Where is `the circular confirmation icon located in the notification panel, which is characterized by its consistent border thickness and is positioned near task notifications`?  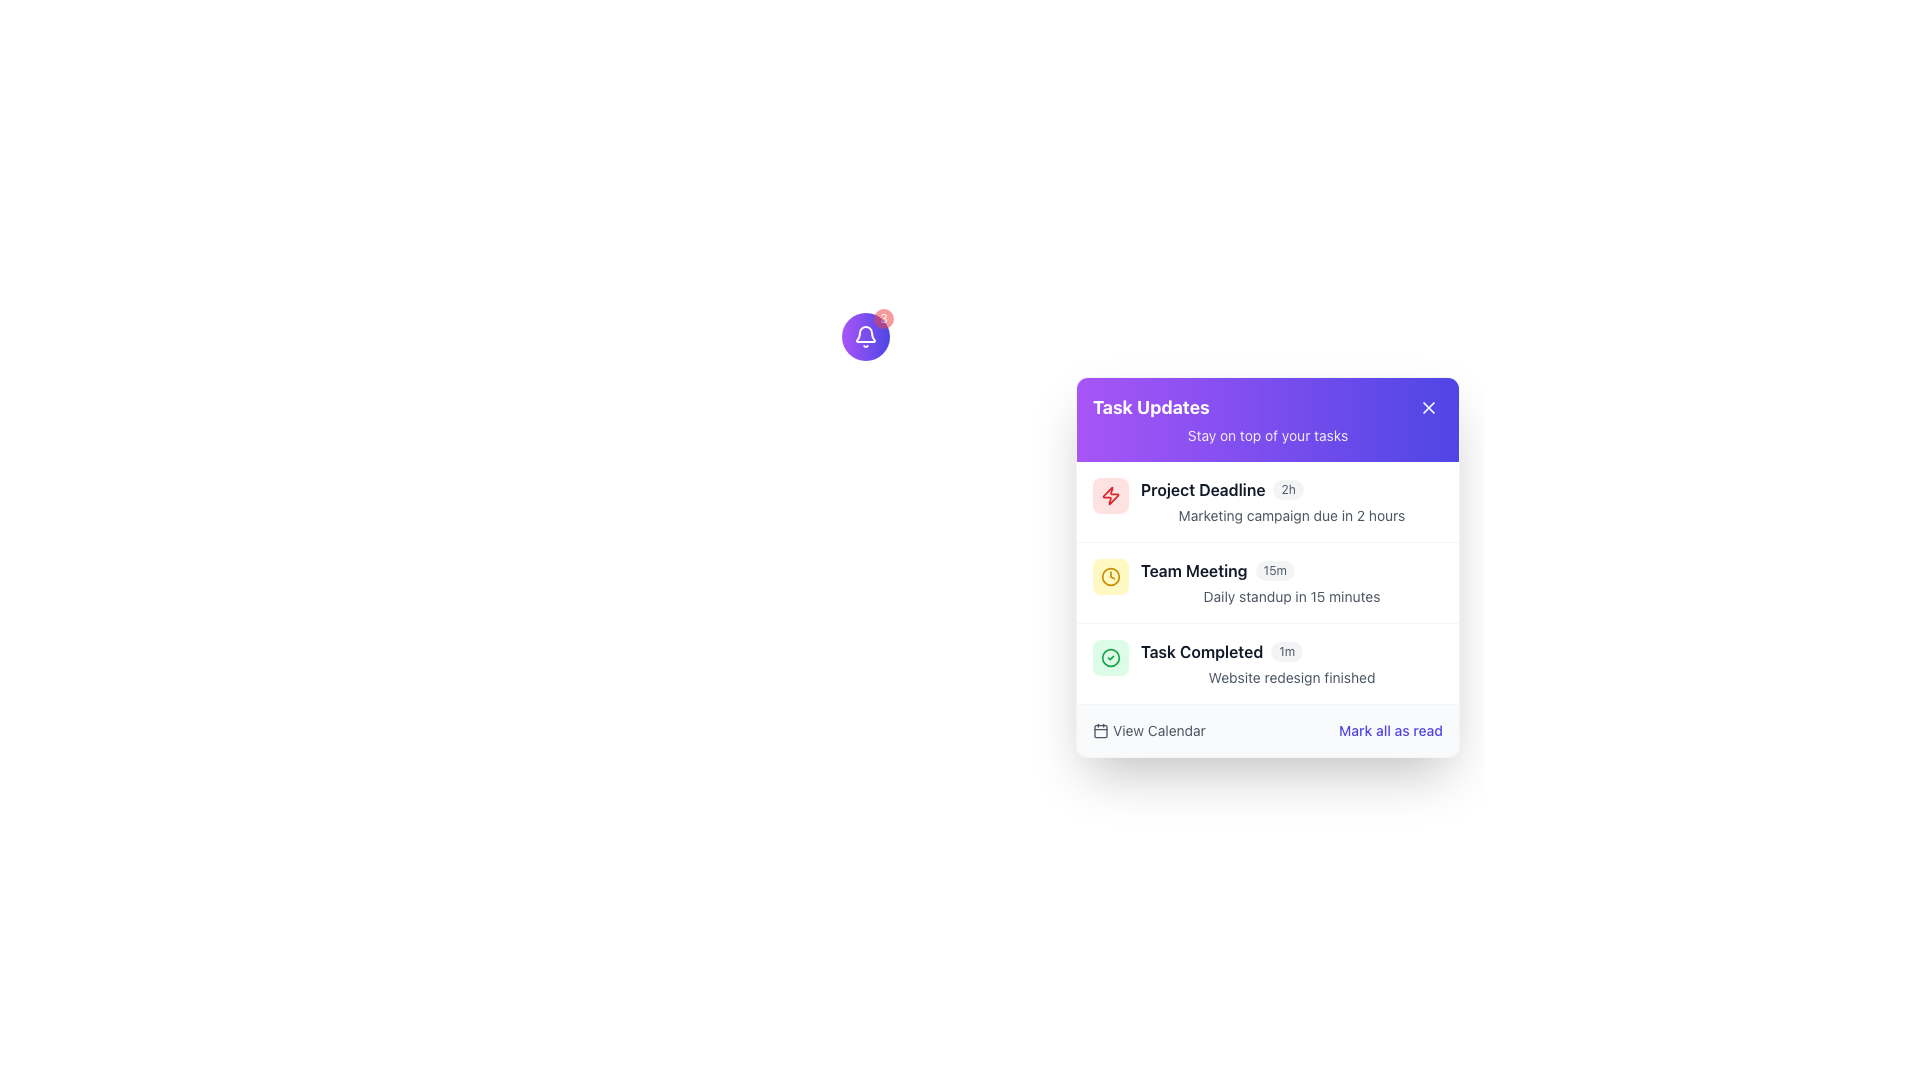 the circular confirmation icon located in the notification panel, which is characterized by its consistent border thickness and is positioned near task notifications is located at coordinates (1109, 658).